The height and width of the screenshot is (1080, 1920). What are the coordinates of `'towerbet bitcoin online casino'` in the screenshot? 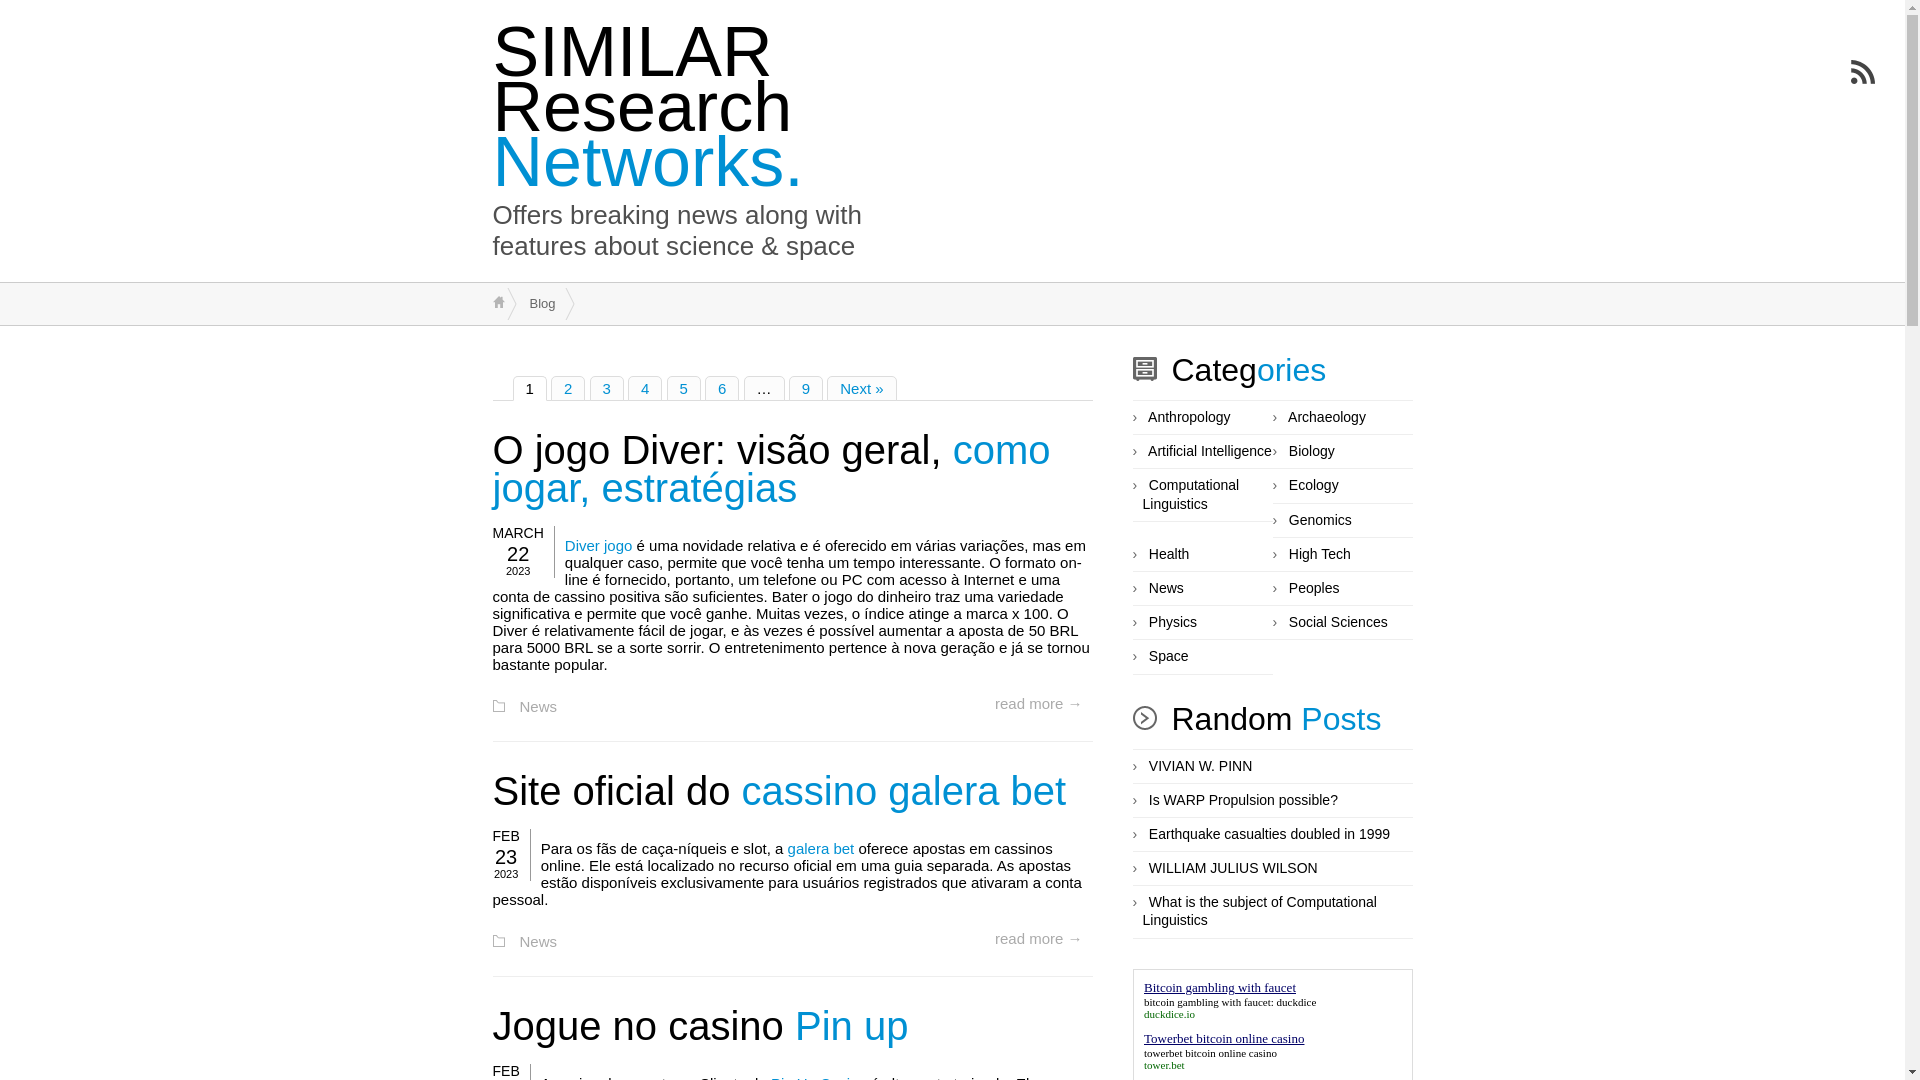 It's located at (1209, 1052).